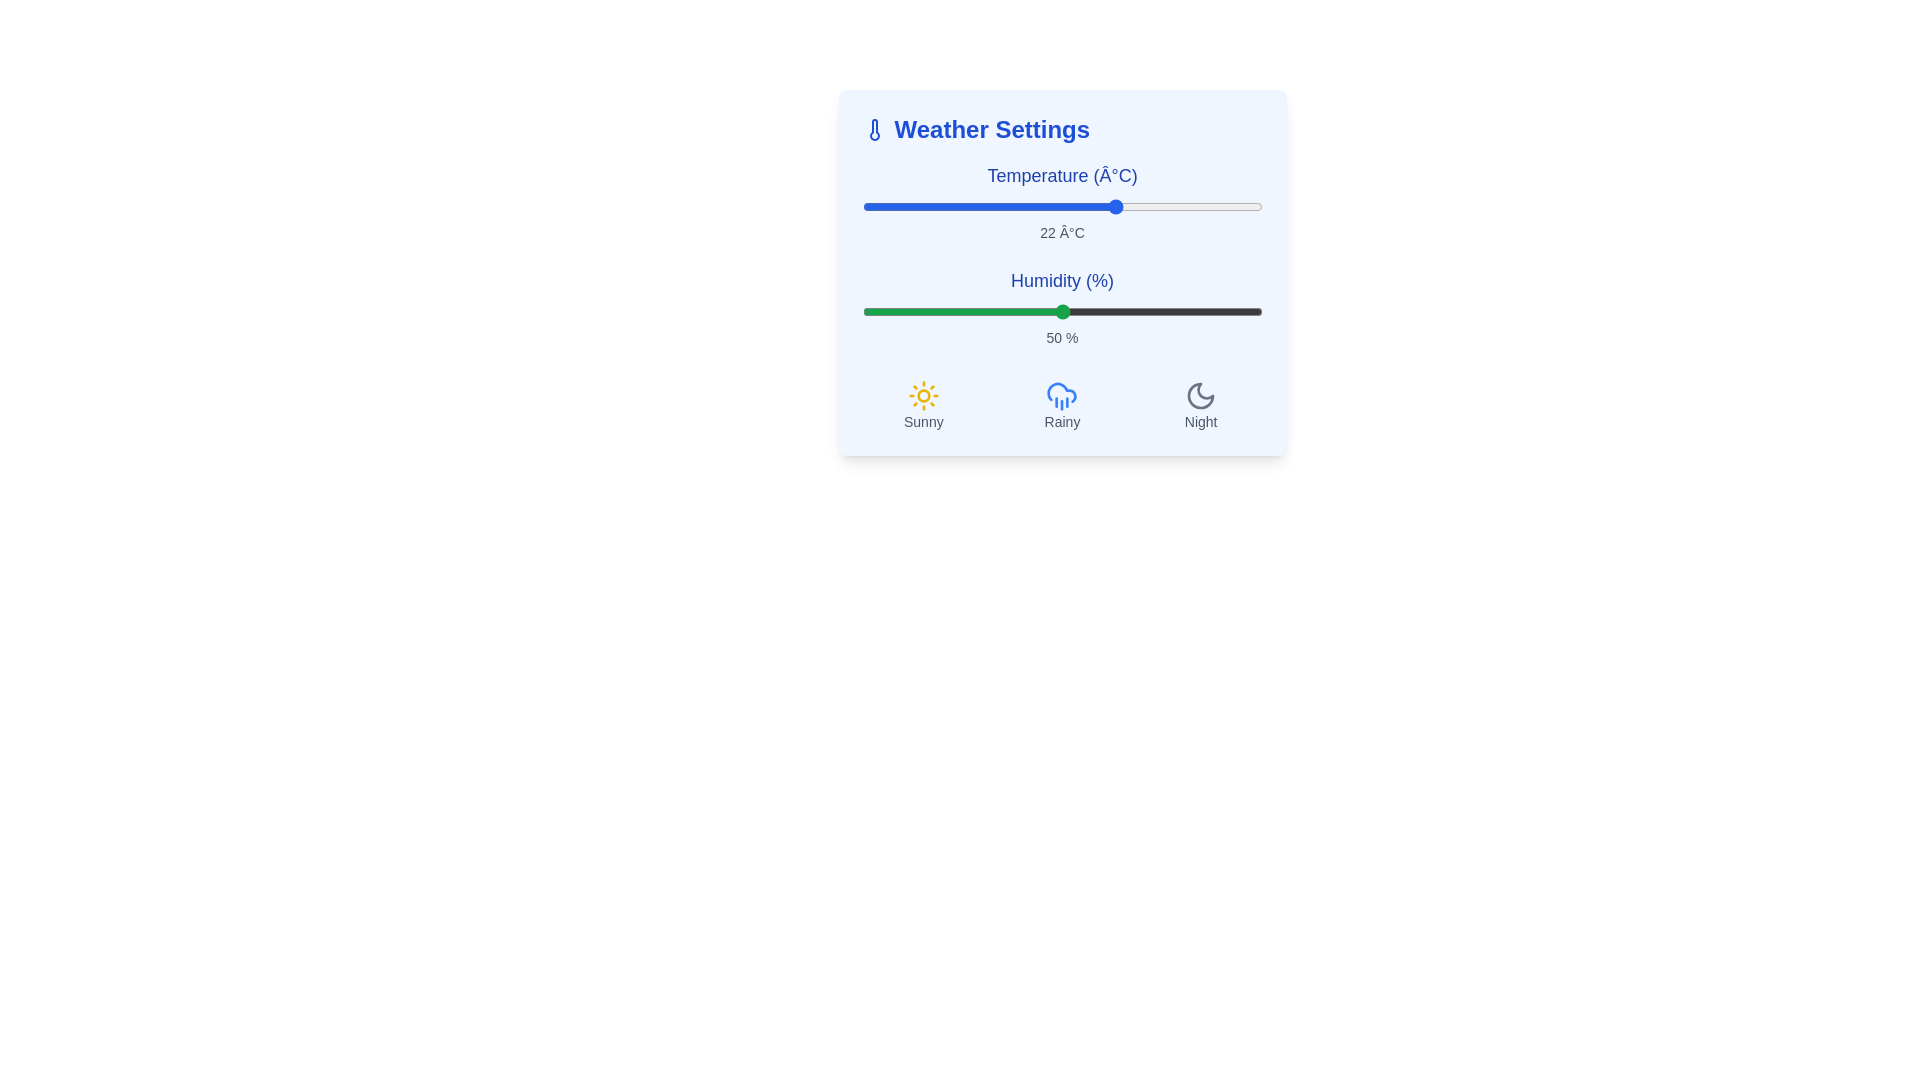  What do you see at coordinates (1038, 207) in the screenshot?
I see `the temperature` at bounding box center [1038, 207].